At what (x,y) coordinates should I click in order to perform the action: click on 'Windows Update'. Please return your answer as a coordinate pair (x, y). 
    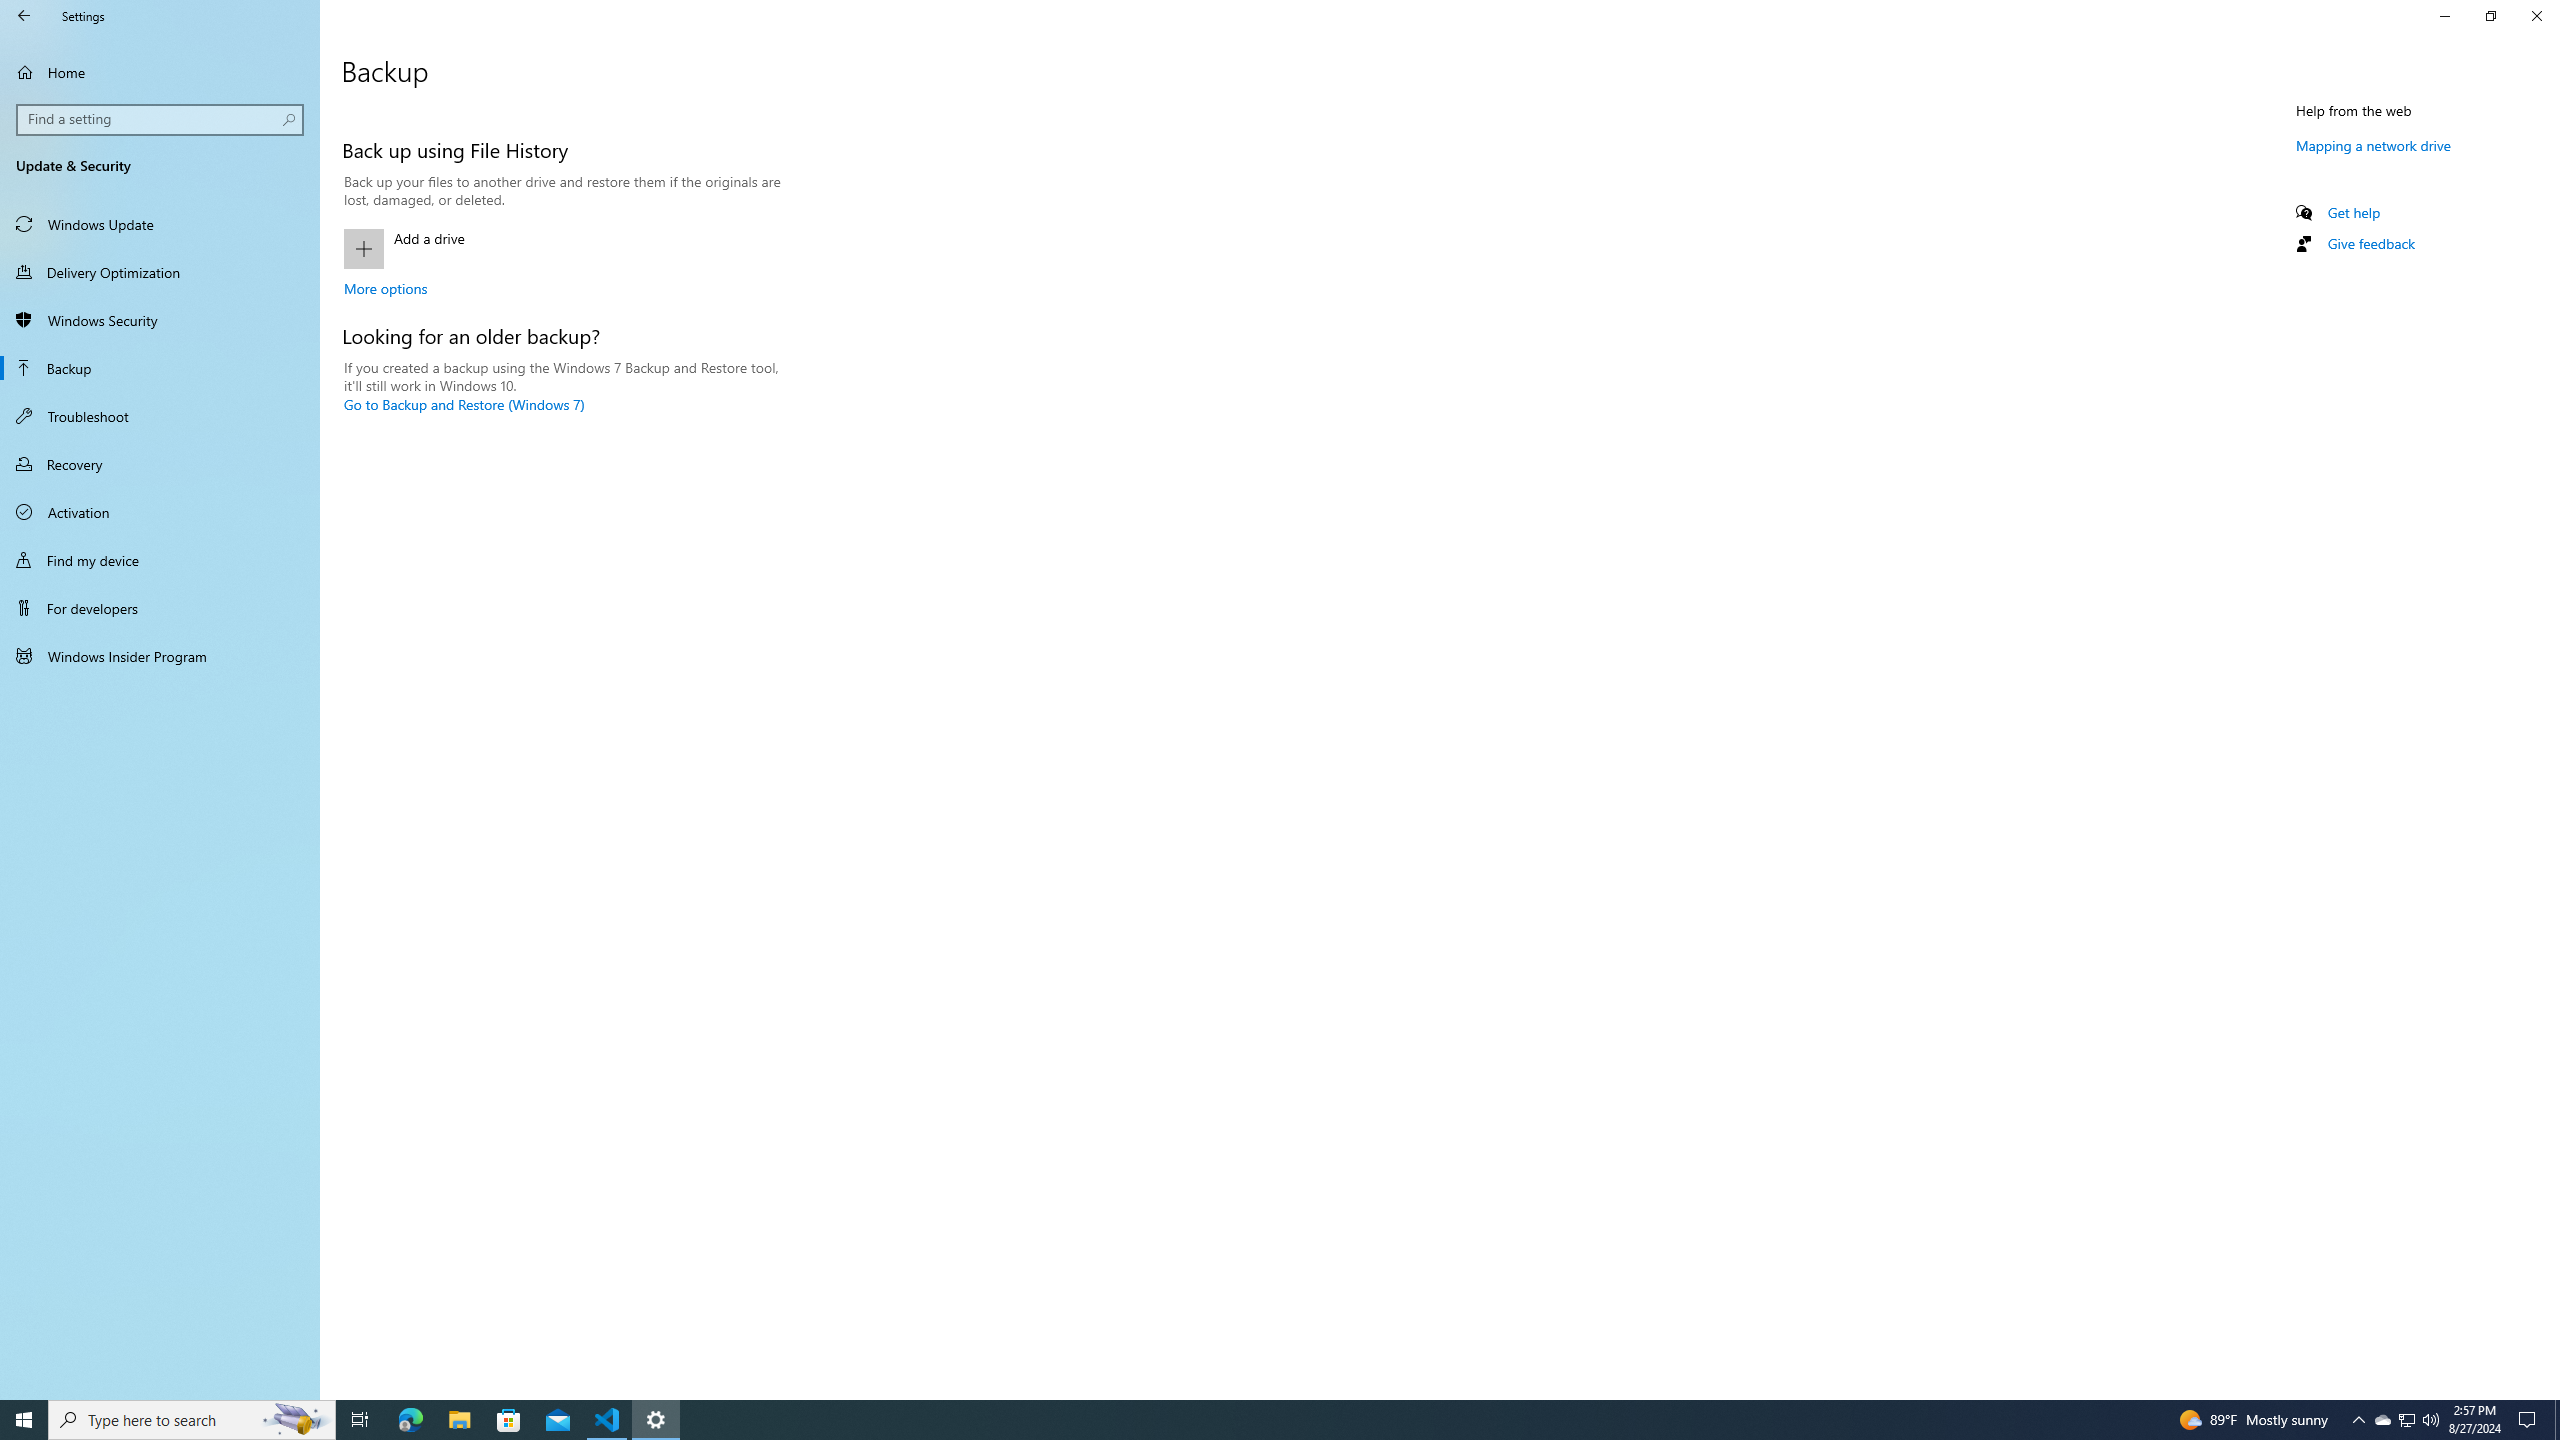
    Looking at the image, I should click on (159, 222).